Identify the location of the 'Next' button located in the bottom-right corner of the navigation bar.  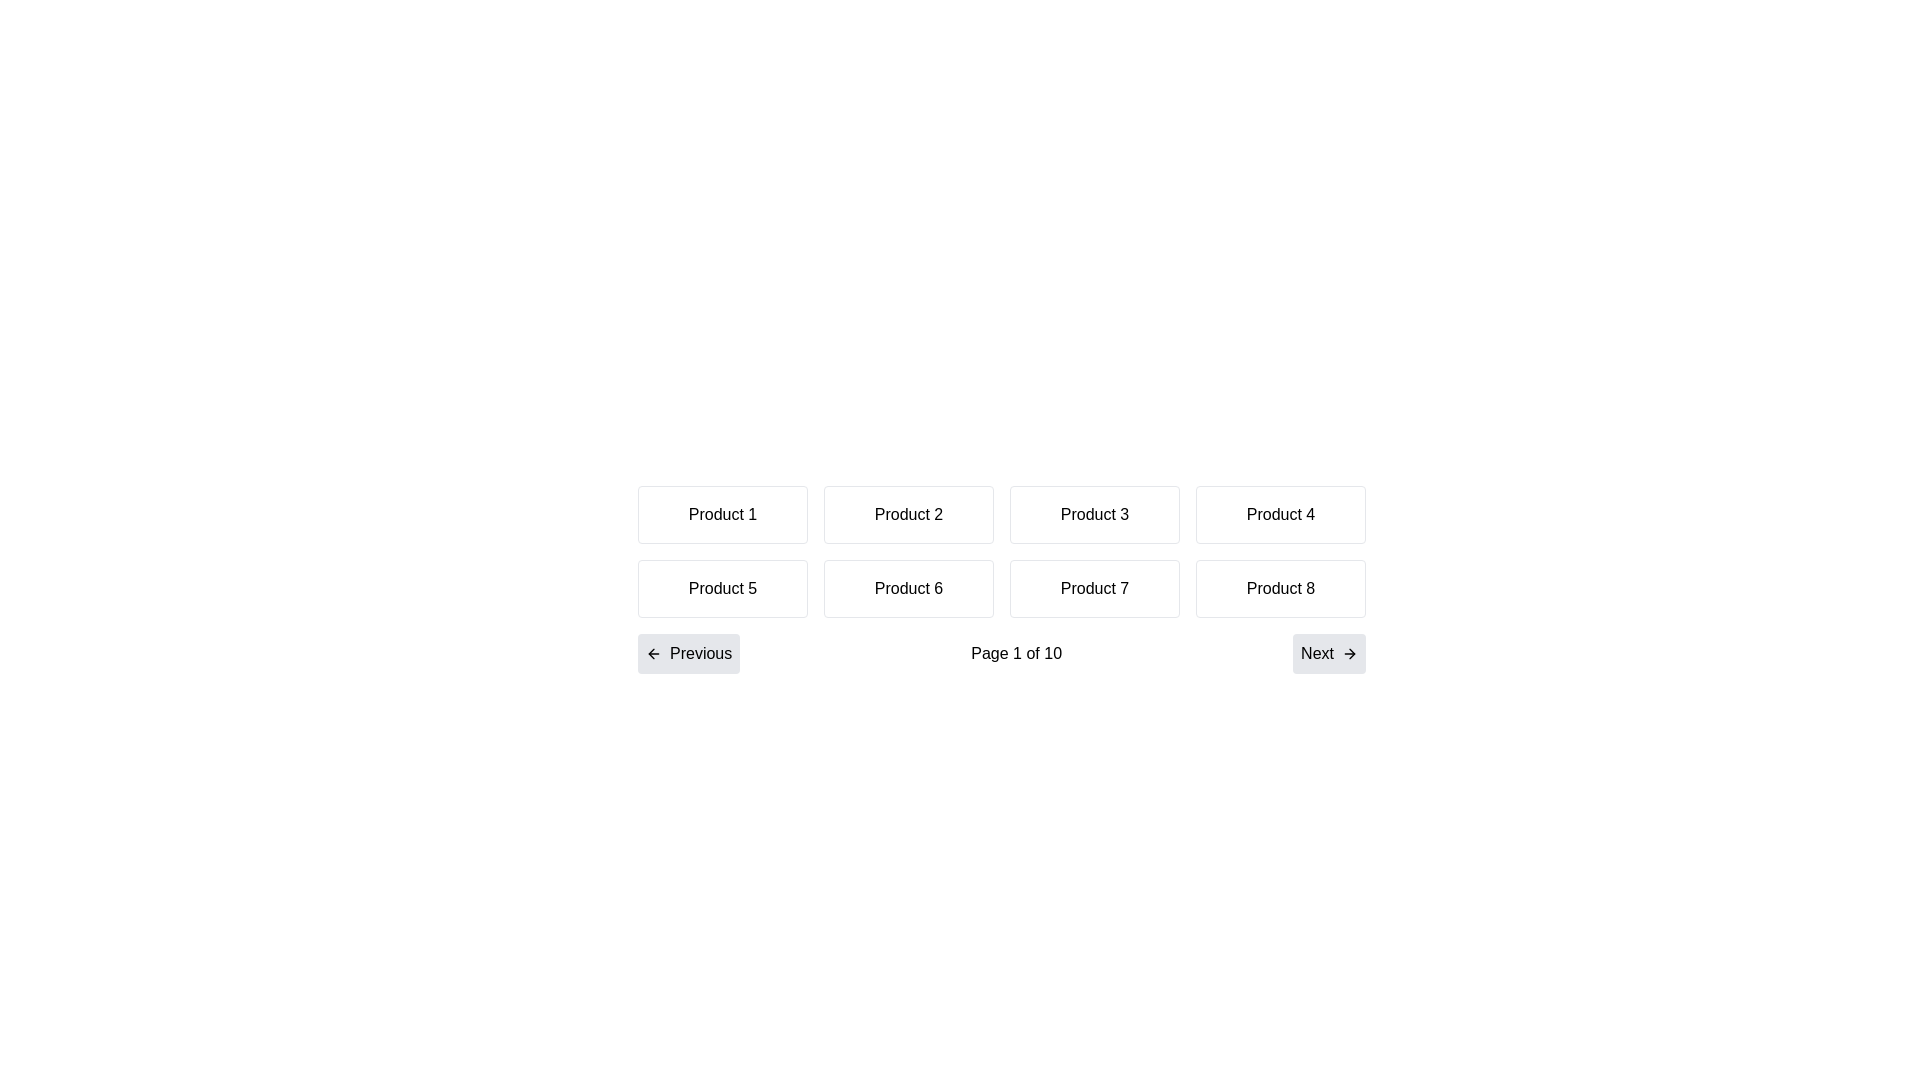
(1329, 654).